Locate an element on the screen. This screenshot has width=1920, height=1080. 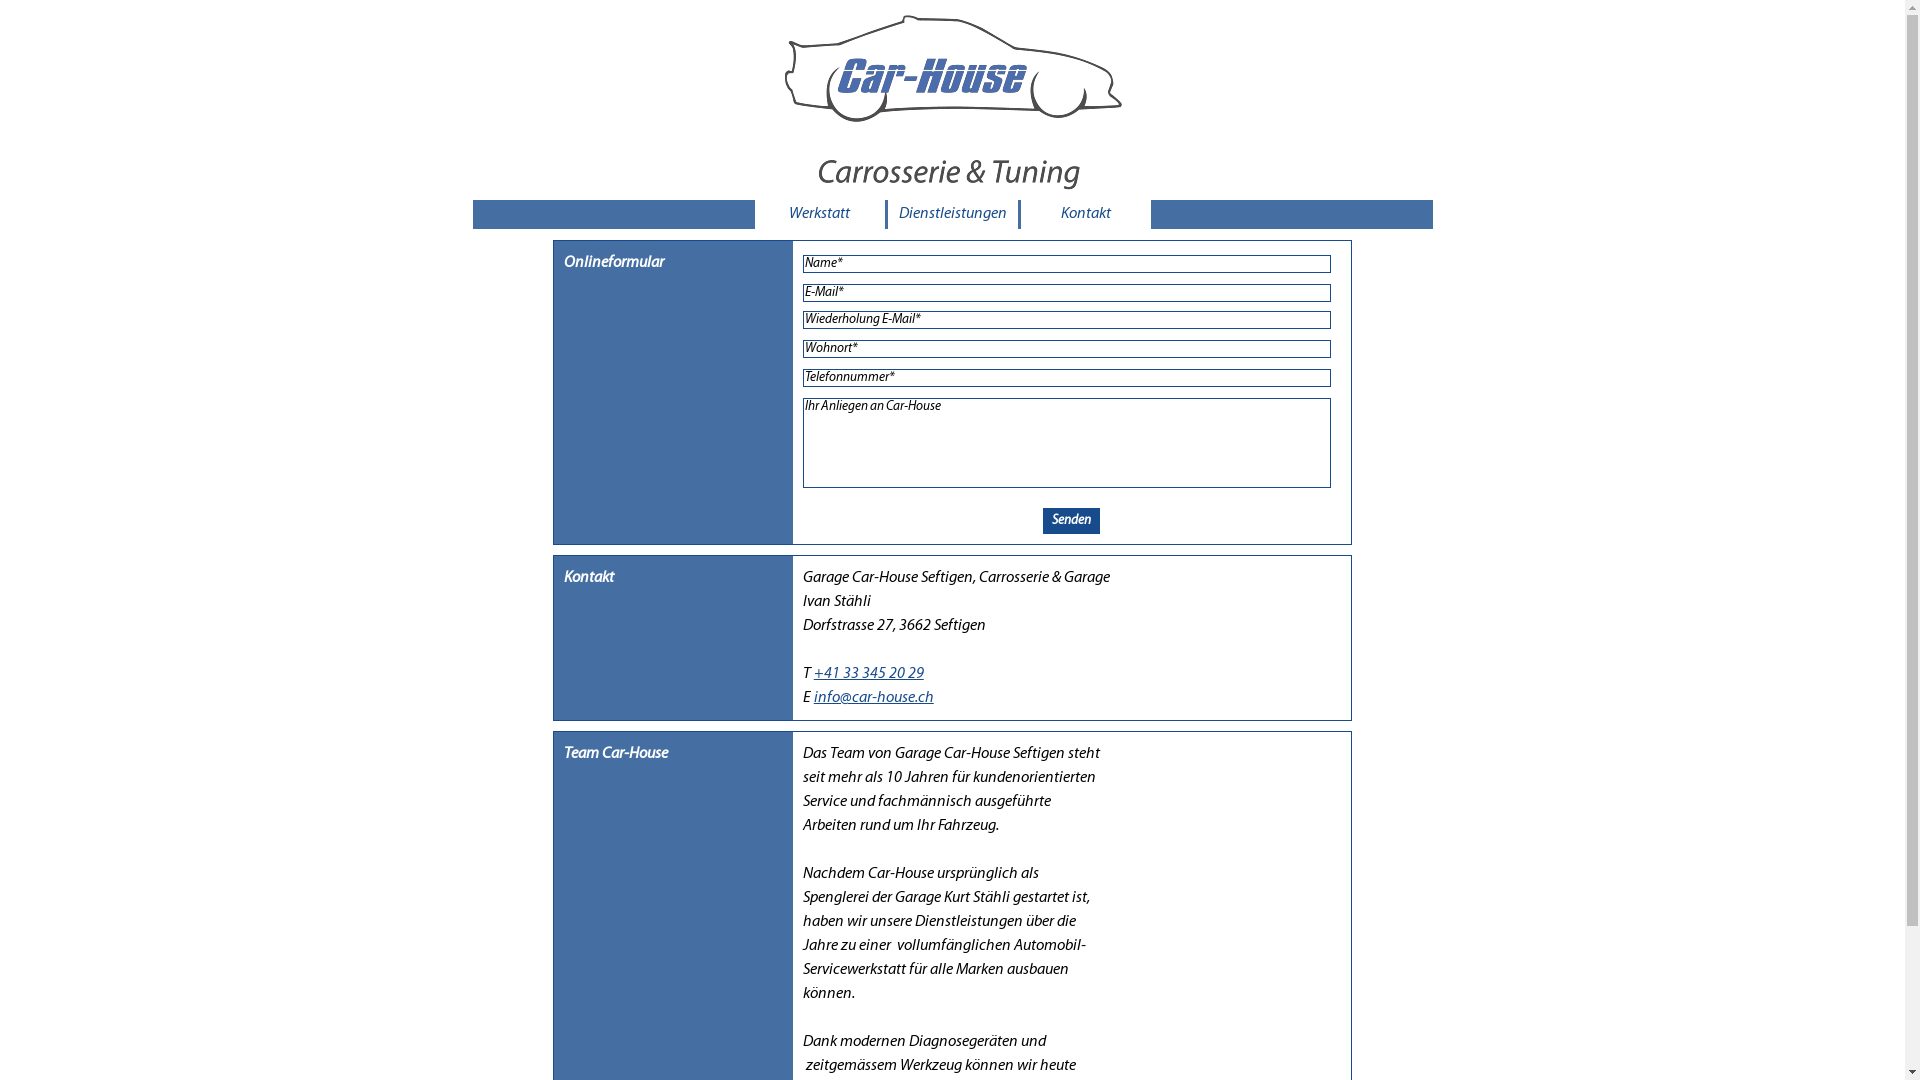
'+41 33 345 20 29' is located at coordinates (868, 674).